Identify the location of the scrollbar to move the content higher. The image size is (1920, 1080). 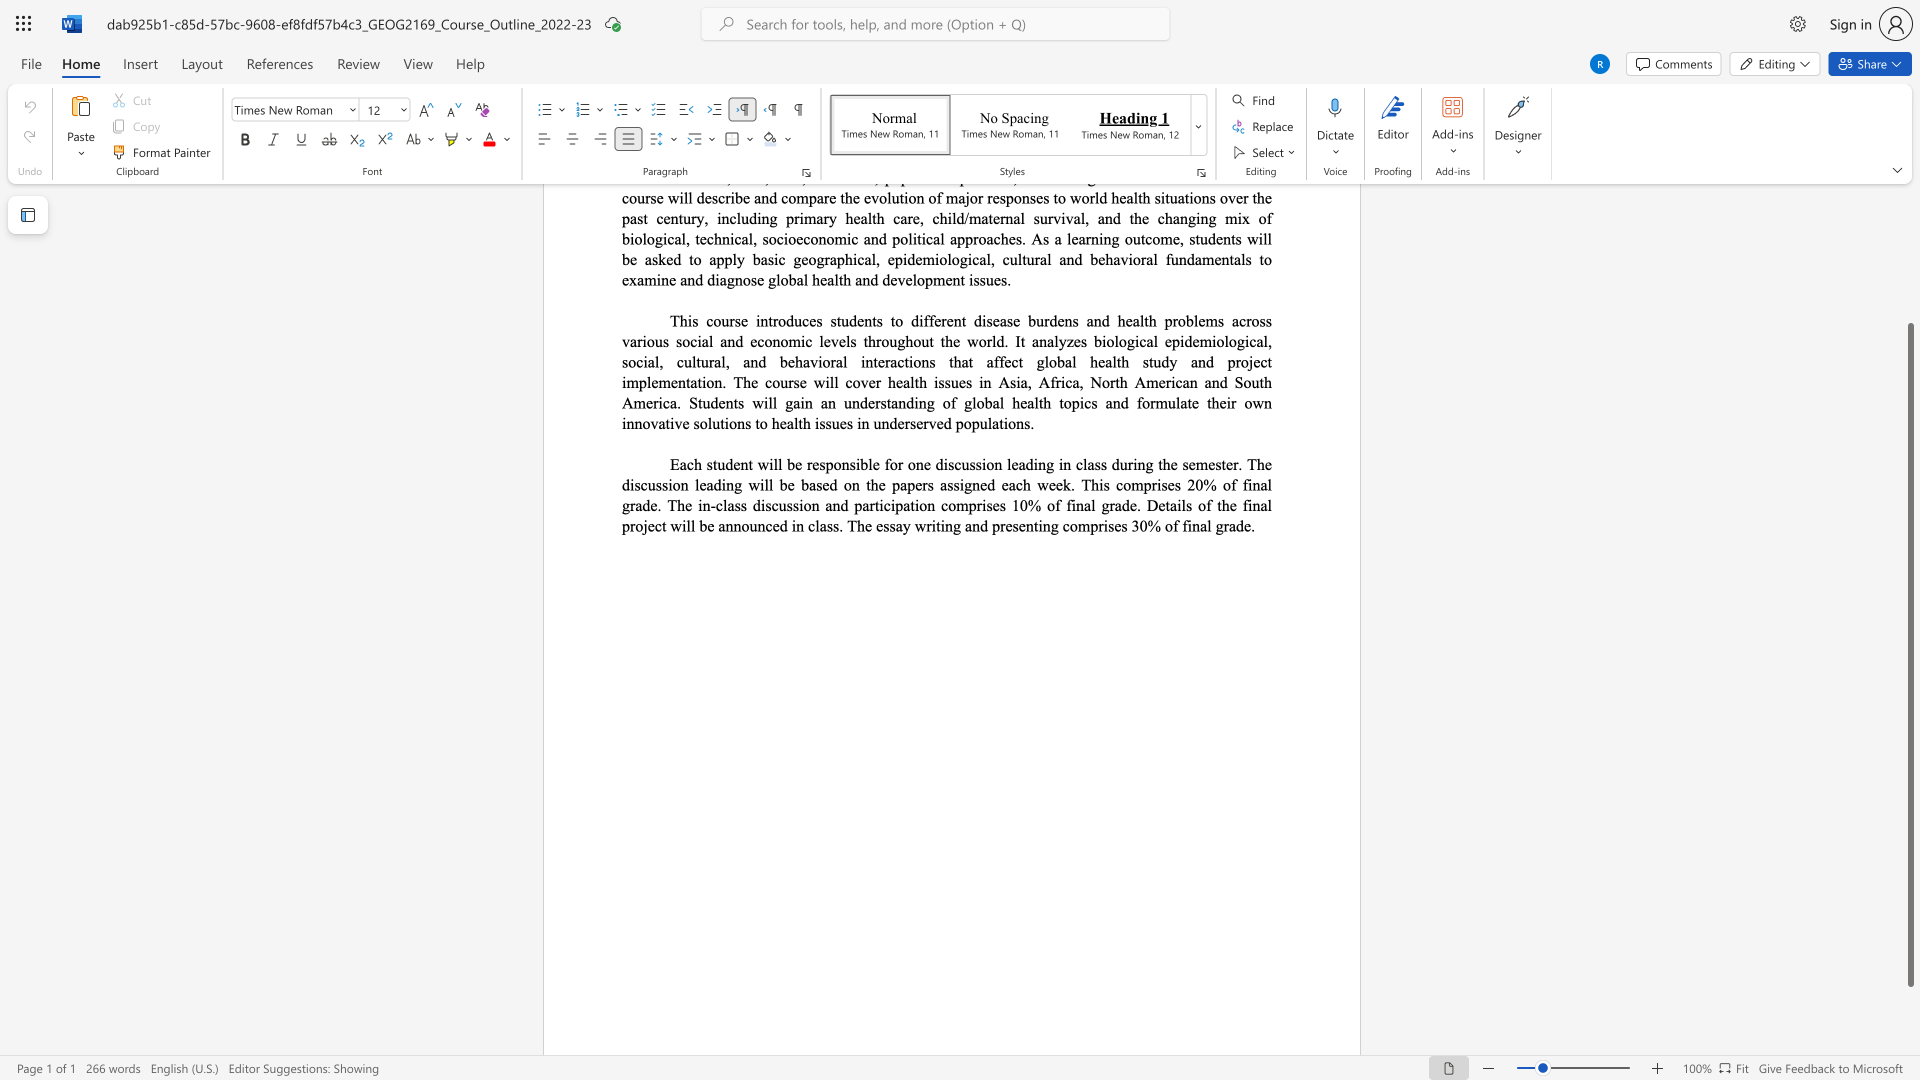
(1909, 229).